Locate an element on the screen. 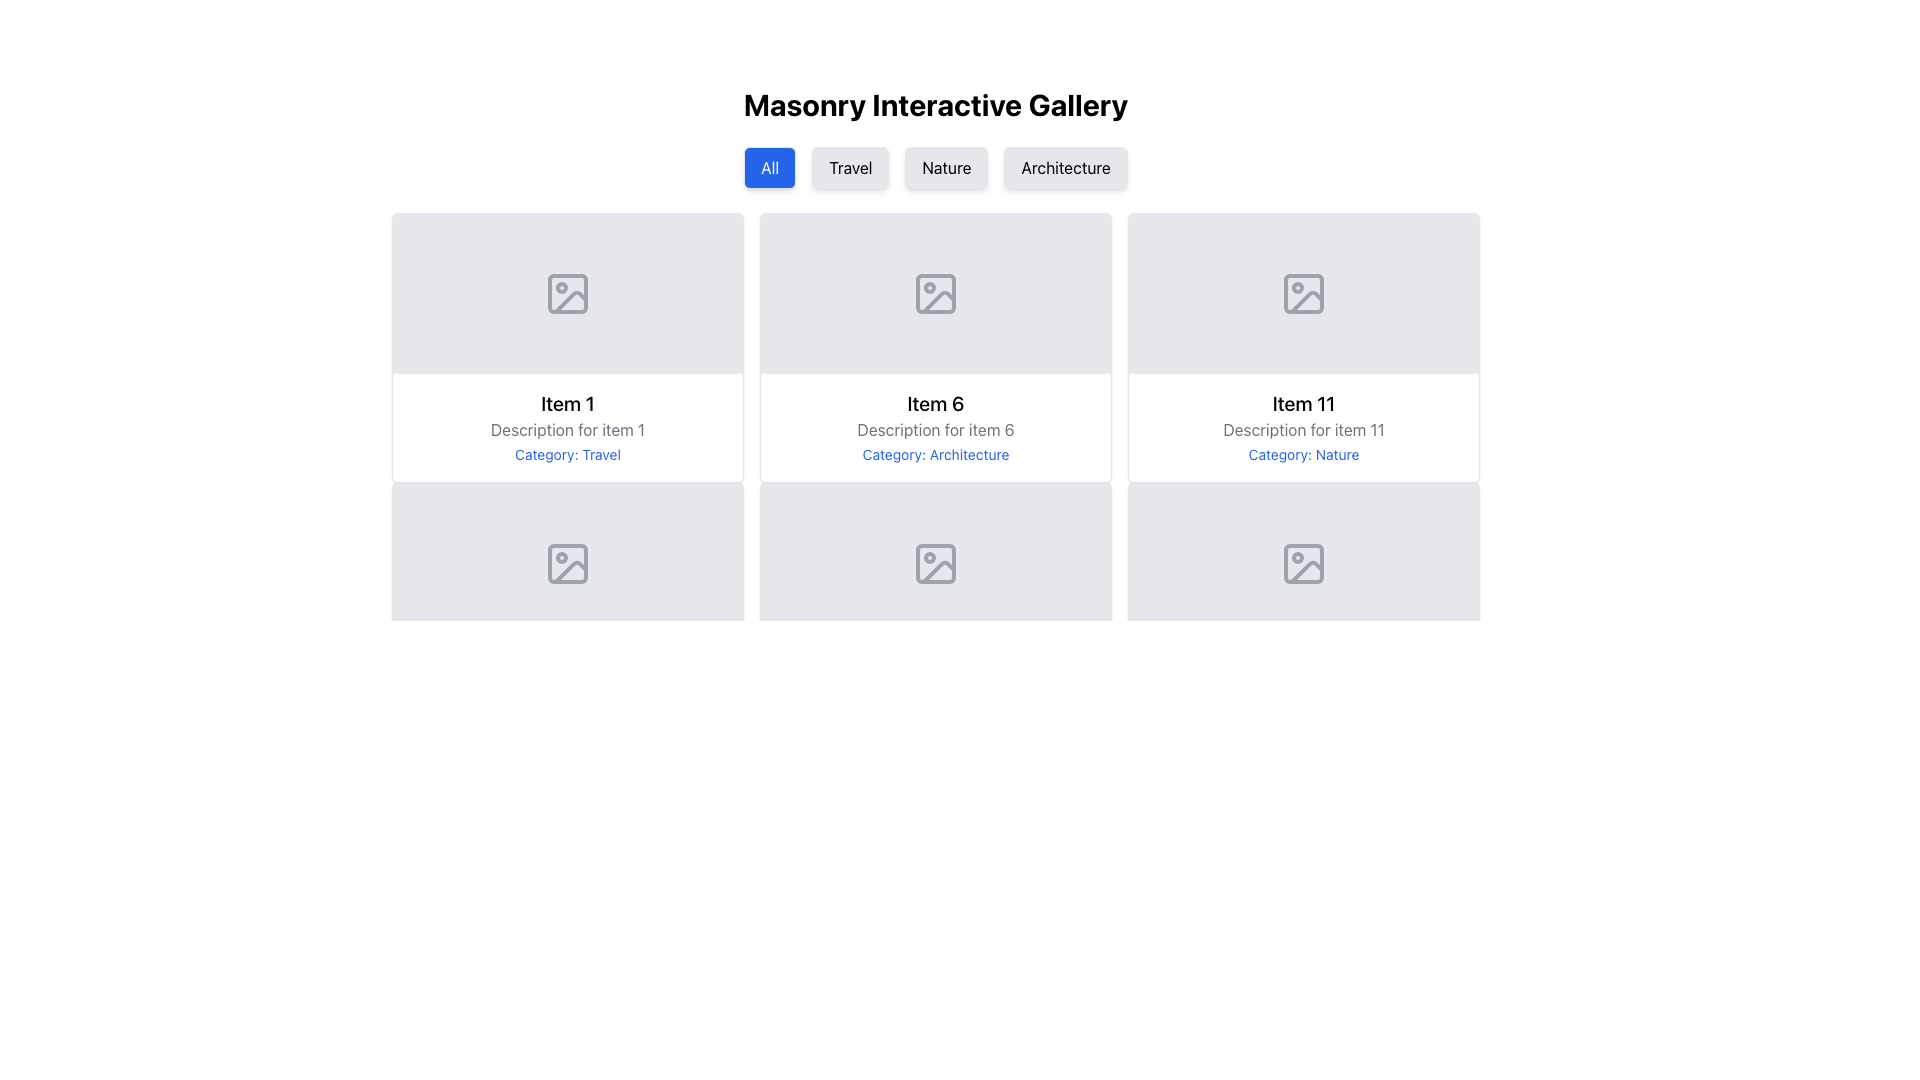 The width and height of the screenshot is (1920, 1080). the triangle-like graphic detail within the SVG icon located in the bottom right image placeholder of the grid layout, specifically in the third image slot of the last row is located at coordinates (1306, 571).